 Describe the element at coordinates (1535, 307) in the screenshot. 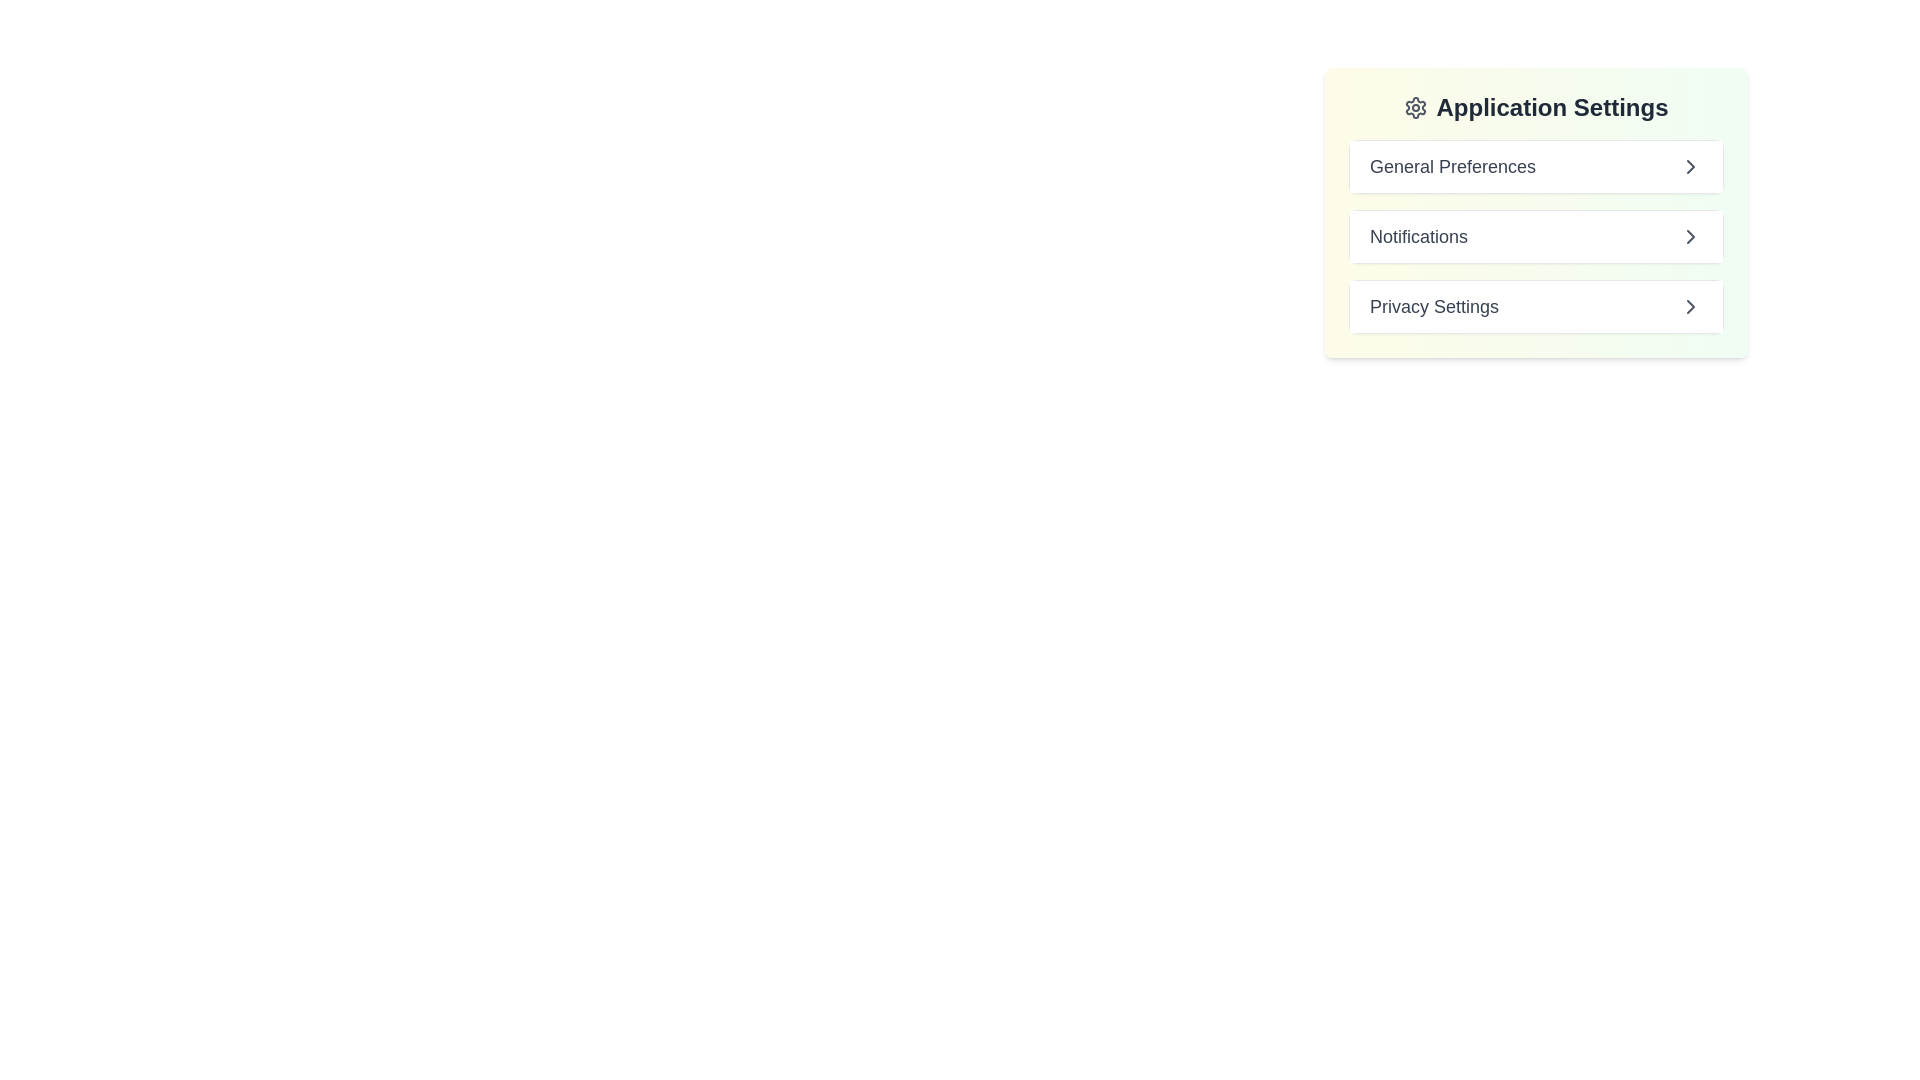

I see `the navigation button for privacy settings, which is the third item in the vertically arranged list under 'Application Settings'` at that location.